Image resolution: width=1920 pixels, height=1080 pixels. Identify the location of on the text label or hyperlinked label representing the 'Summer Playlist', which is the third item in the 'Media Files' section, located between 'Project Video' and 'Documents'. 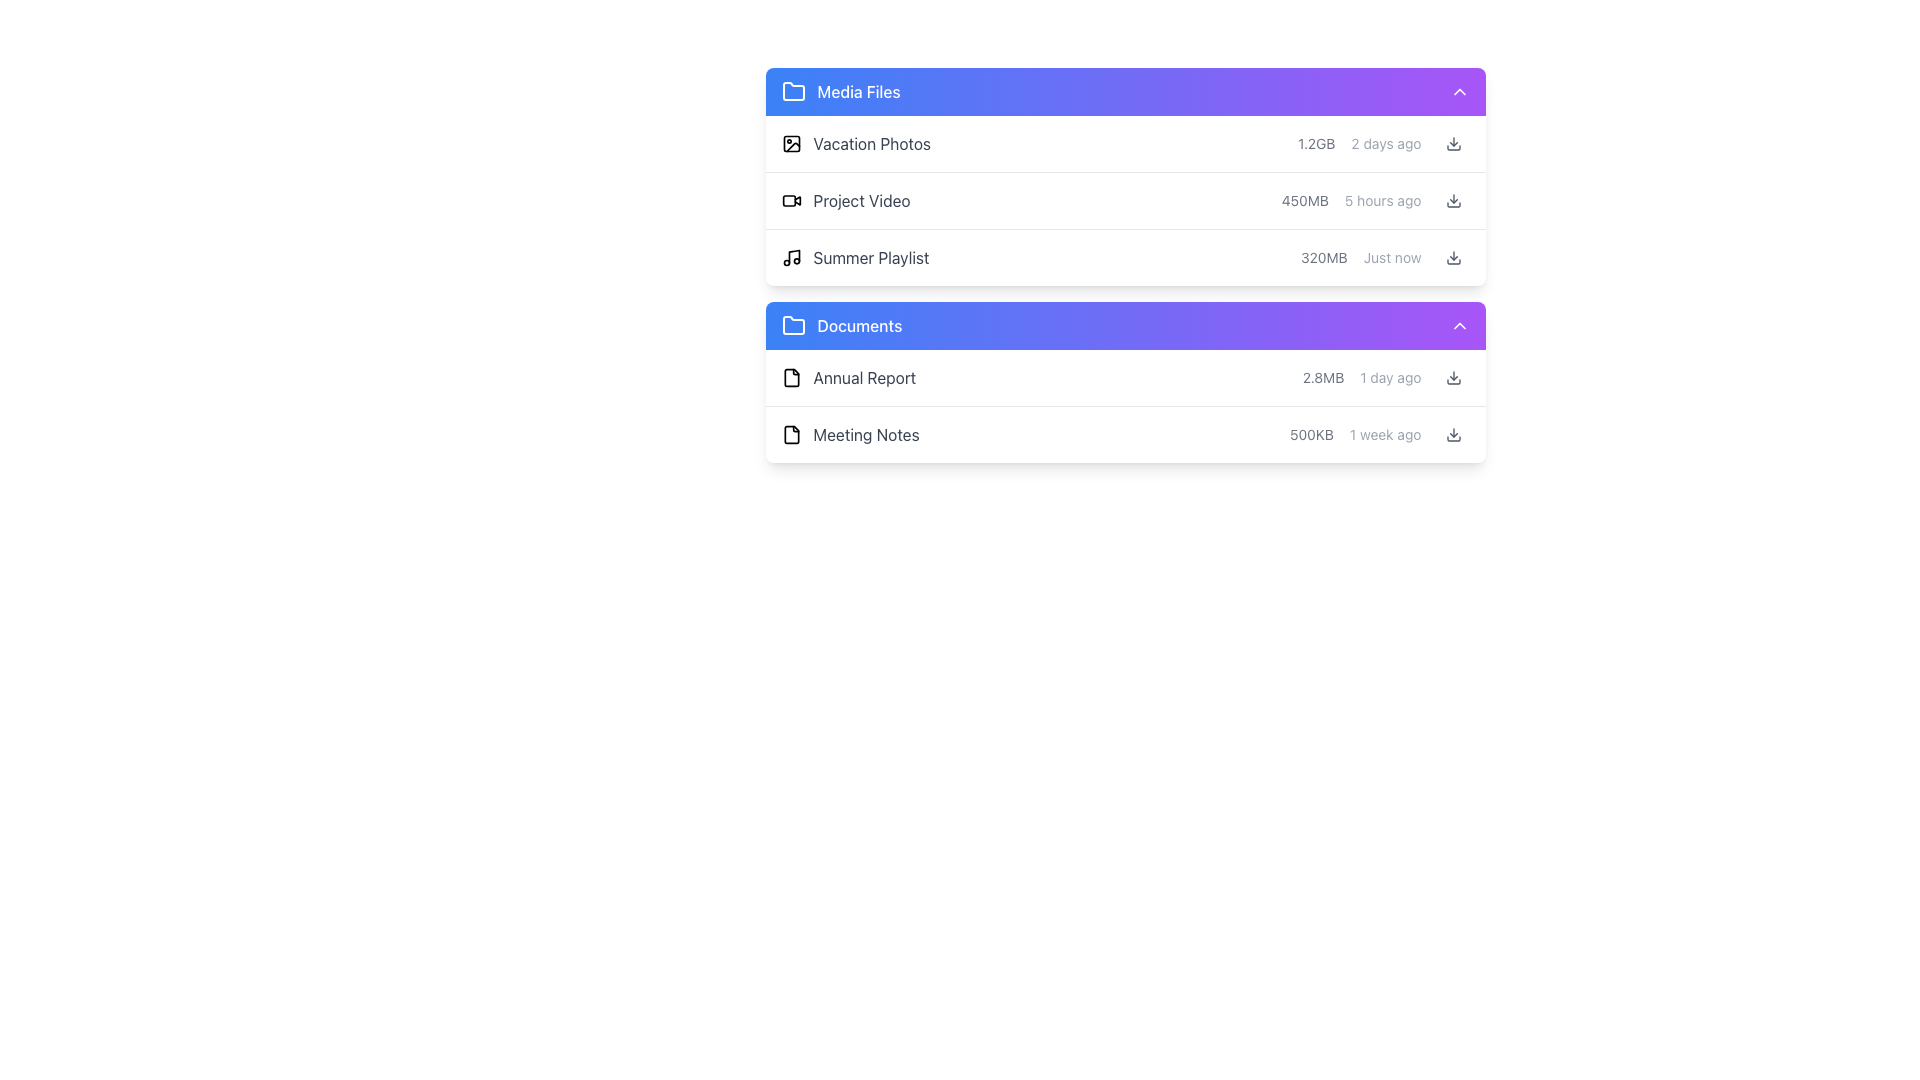
(871, 257).